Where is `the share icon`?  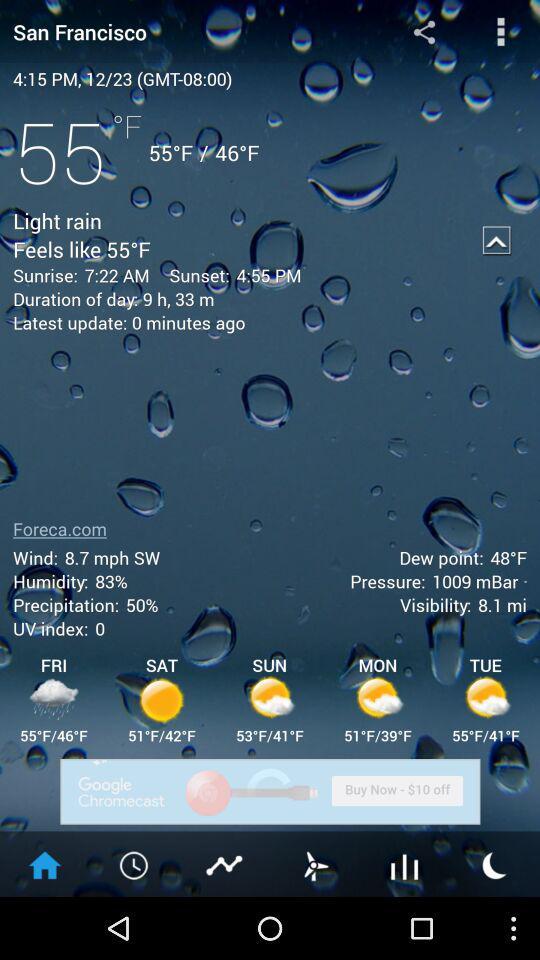
the share icon is located at coordinates (423, 33).